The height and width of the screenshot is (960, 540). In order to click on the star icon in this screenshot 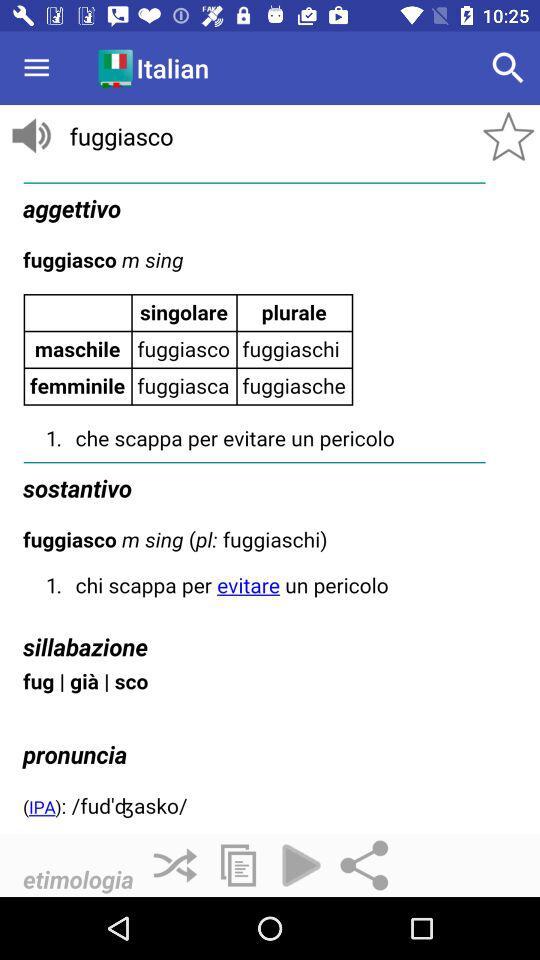, I will do `click(508, 135)`.